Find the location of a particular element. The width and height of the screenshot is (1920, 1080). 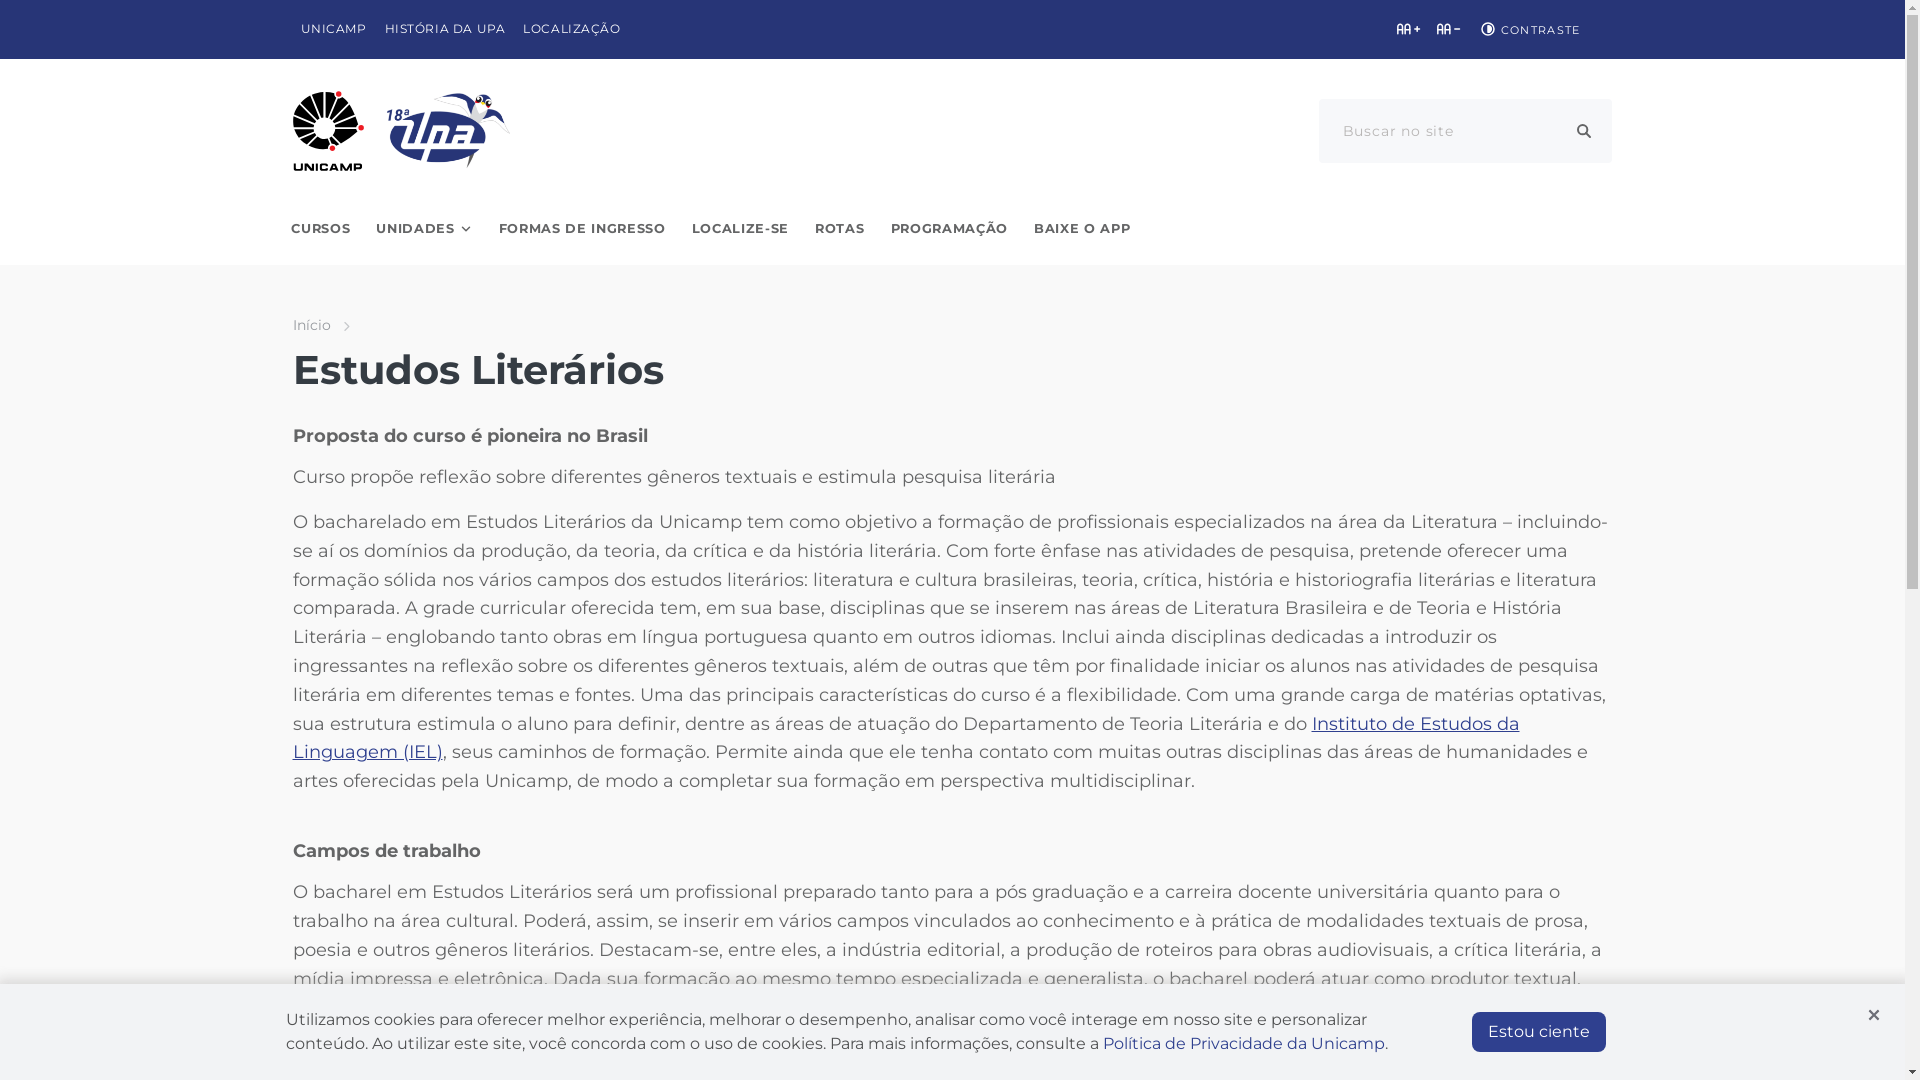

'LOCALIZE-SE' is located at coordinates (739, 228).